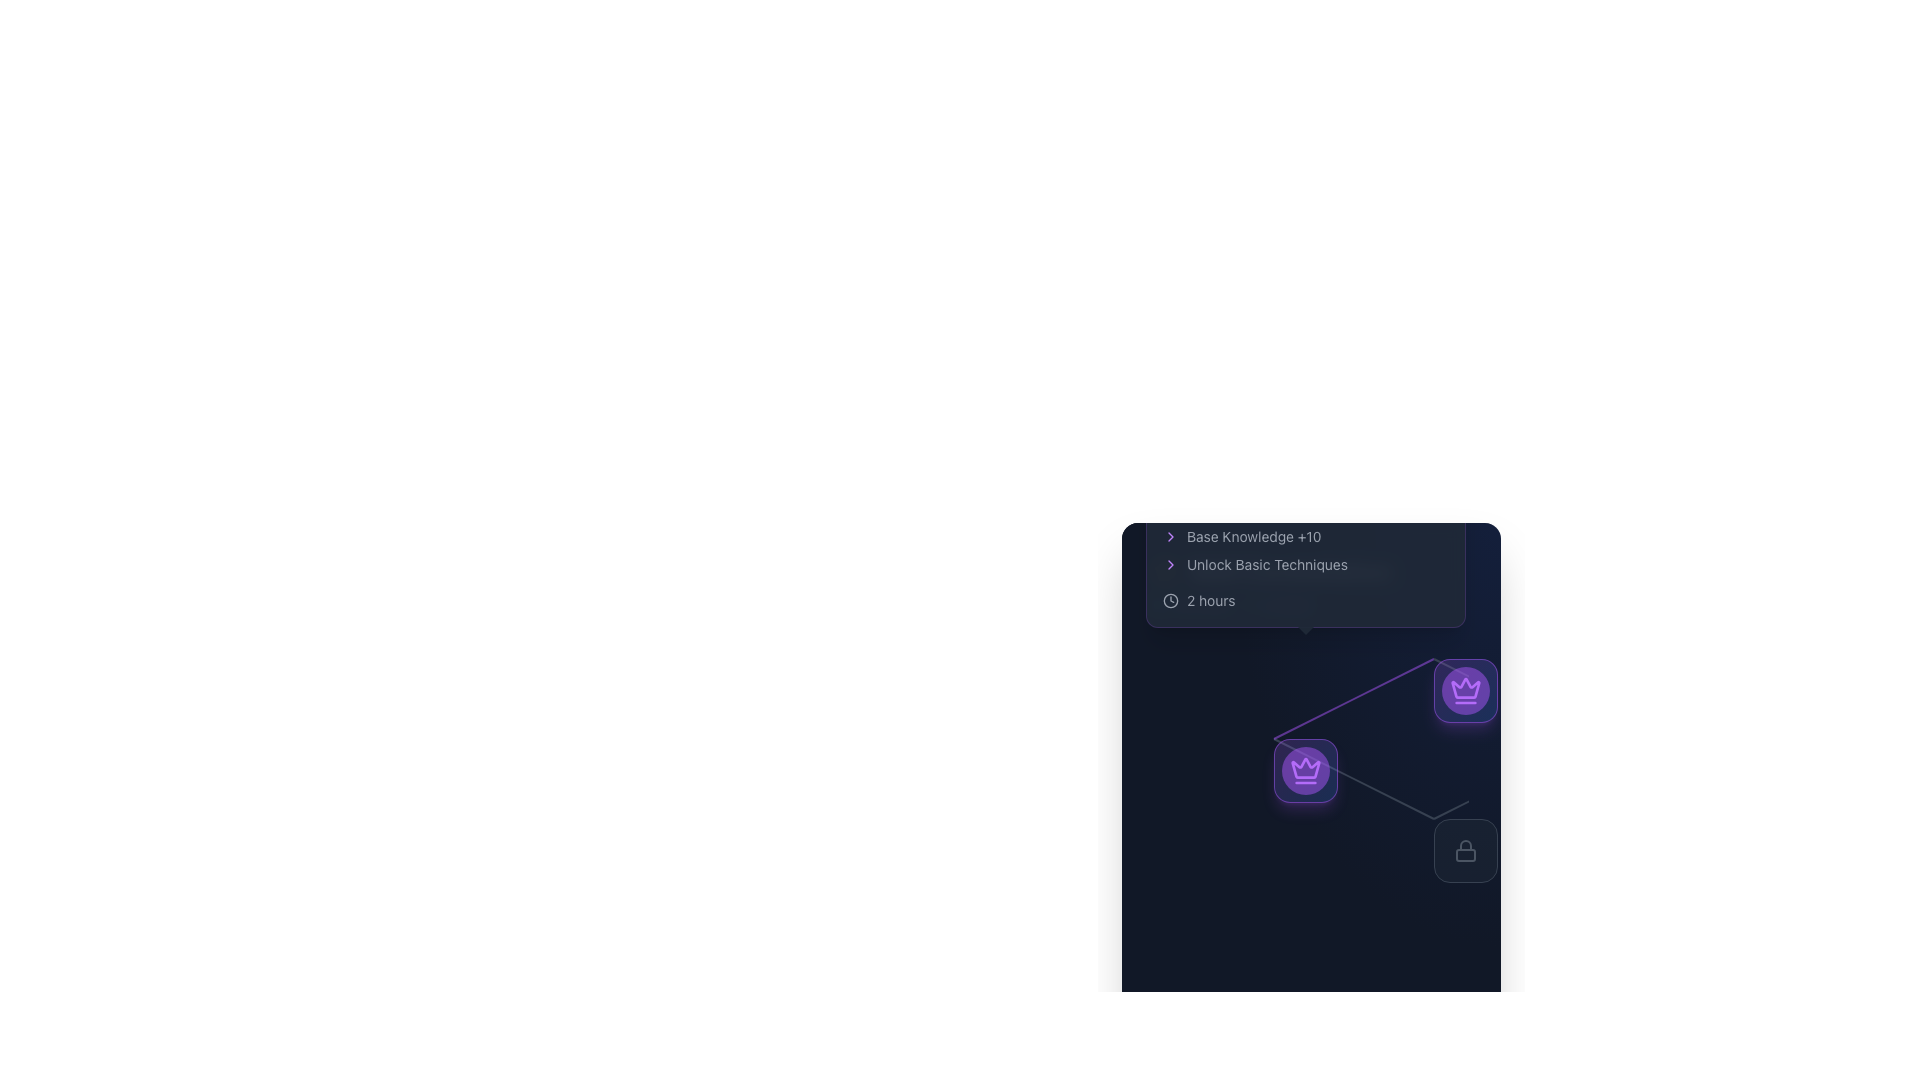 This screenshot has height=1080, width=1920. I want to click on the small square icon with a dark background and a lock symbol, located in the bottom-right corner of the layout, so click(1465, 851).